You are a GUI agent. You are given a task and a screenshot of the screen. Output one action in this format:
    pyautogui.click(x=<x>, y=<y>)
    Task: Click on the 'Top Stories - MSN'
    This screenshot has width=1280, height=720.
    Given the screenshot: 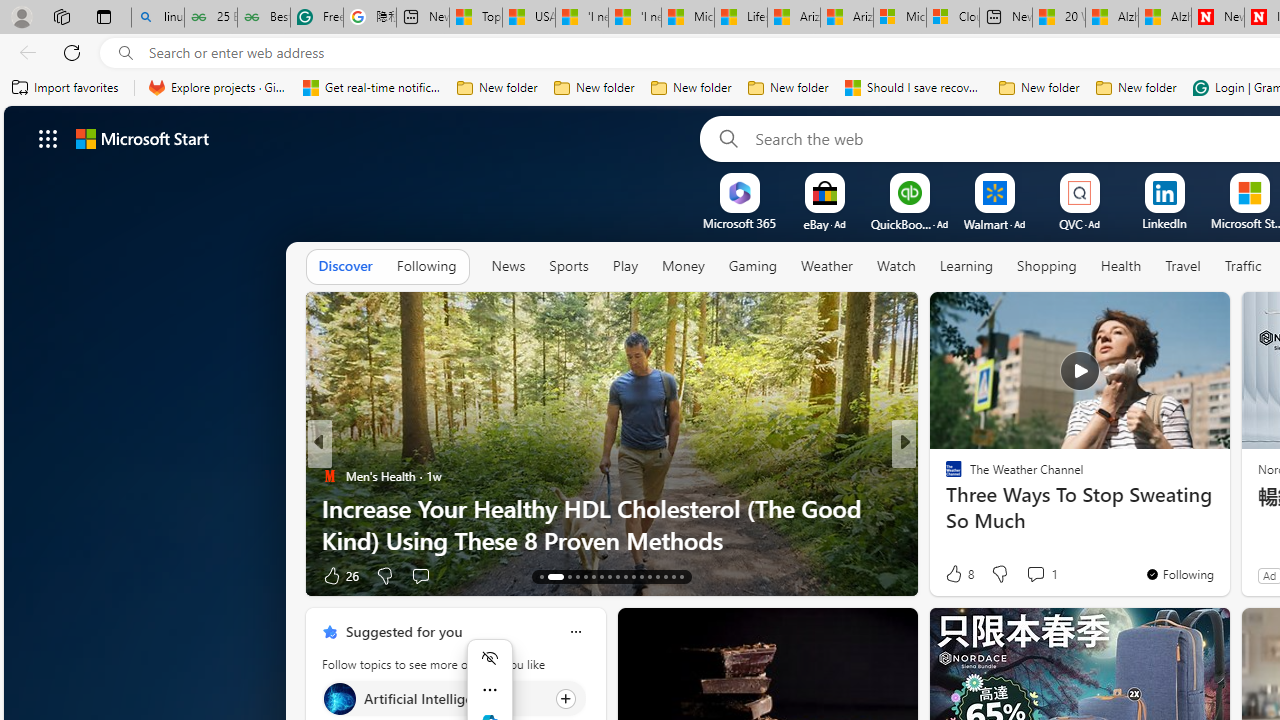 What is the action you would take?
    pyautogui.click(x=475, y=17)
    